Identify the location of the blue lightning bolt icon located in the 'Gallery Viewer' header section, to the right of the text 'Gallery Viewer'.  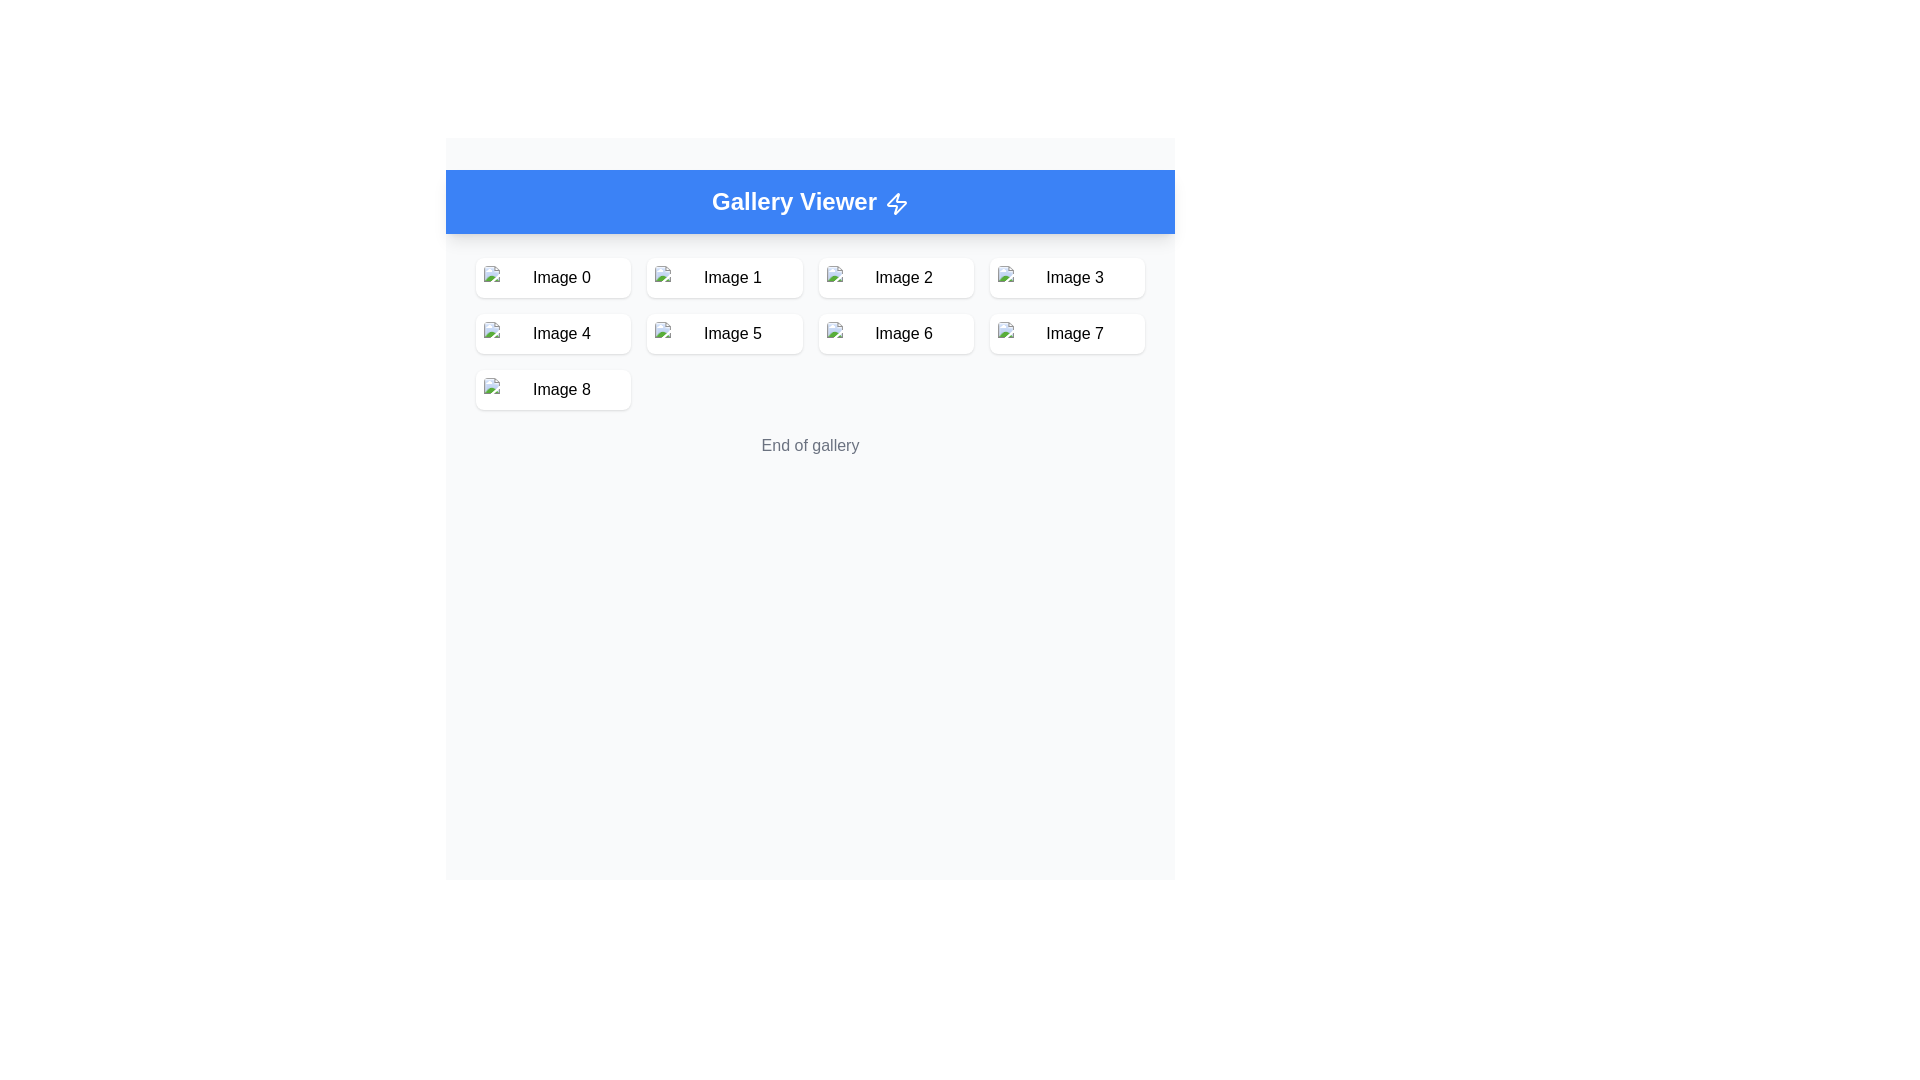
(896, 203).